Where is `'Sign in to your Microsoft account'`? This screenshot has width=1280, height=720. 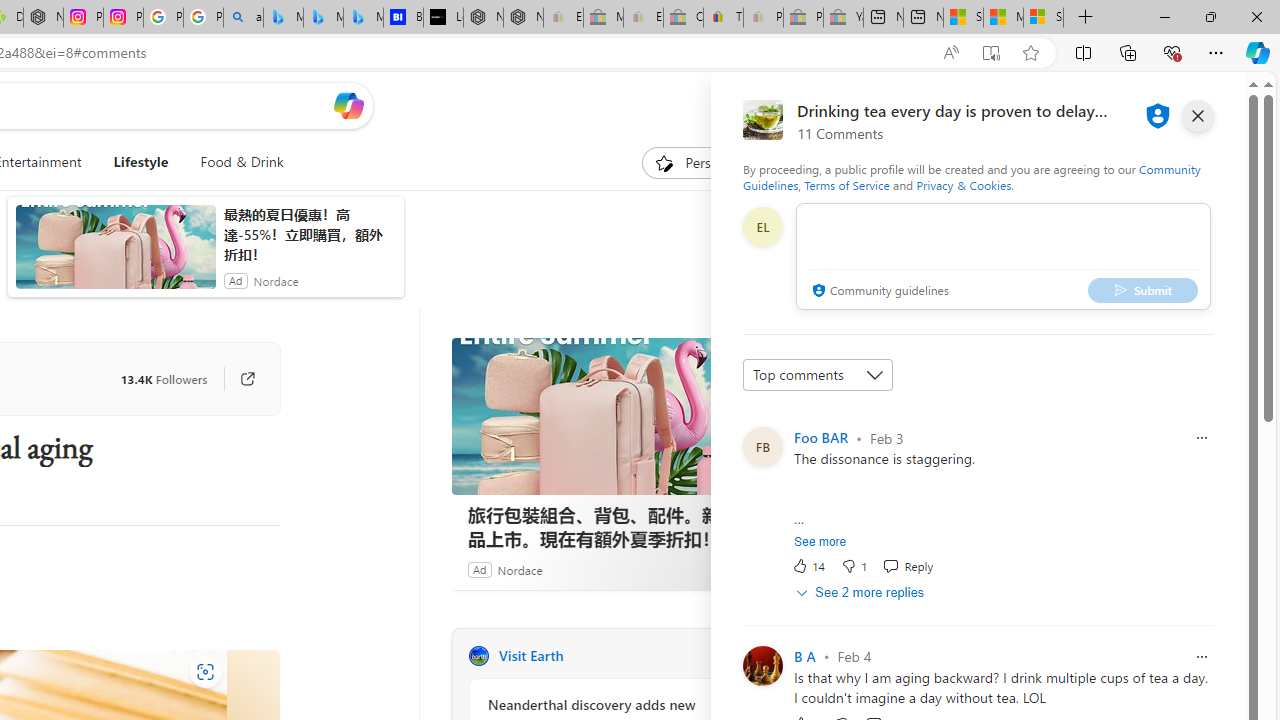 'Sign in to your Microsoft account' is located at coordinates (1042, 17).